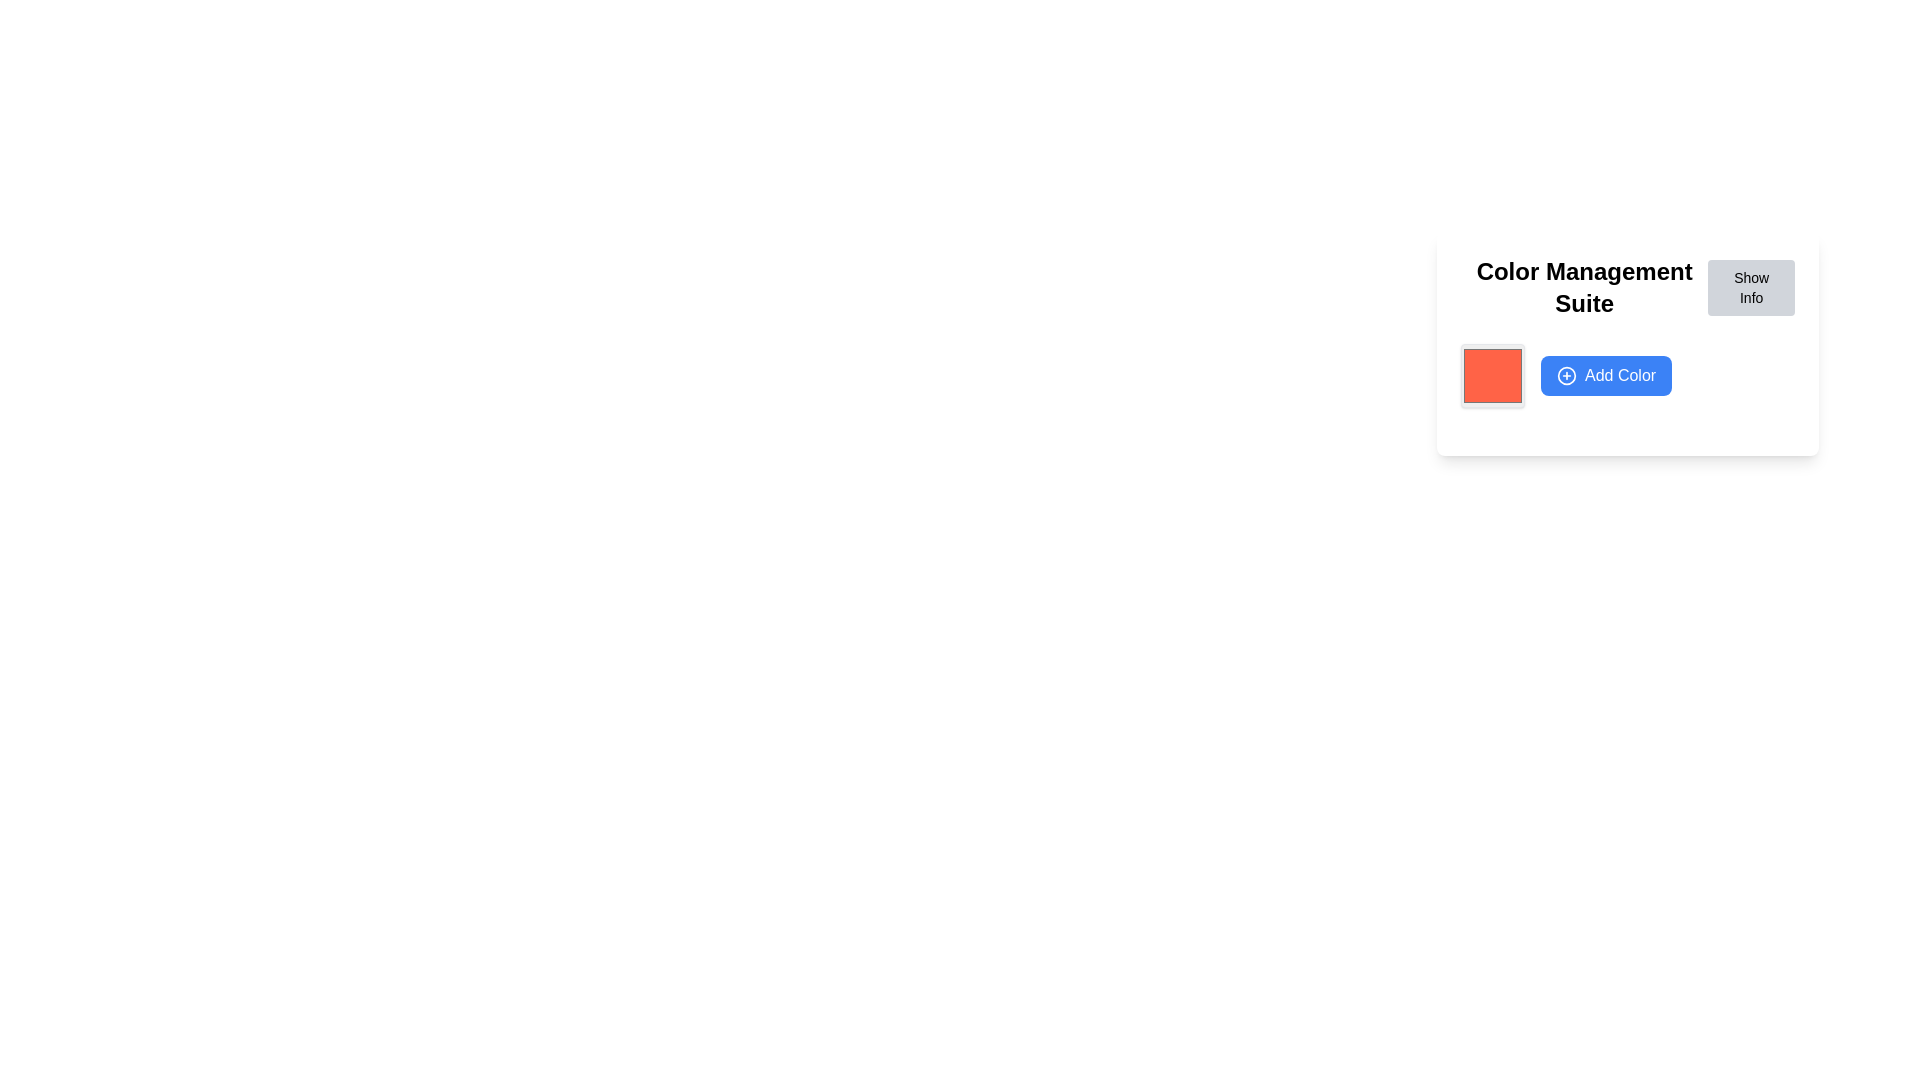 This screenshot has width=1920, height=1080. Describe the element at coordinates (1620, 375) in the screenshot. I see `the 'Add Color' text label within the button, which is styled in white text on a blue background and located below the 'Color Management Suite' header` at that location.